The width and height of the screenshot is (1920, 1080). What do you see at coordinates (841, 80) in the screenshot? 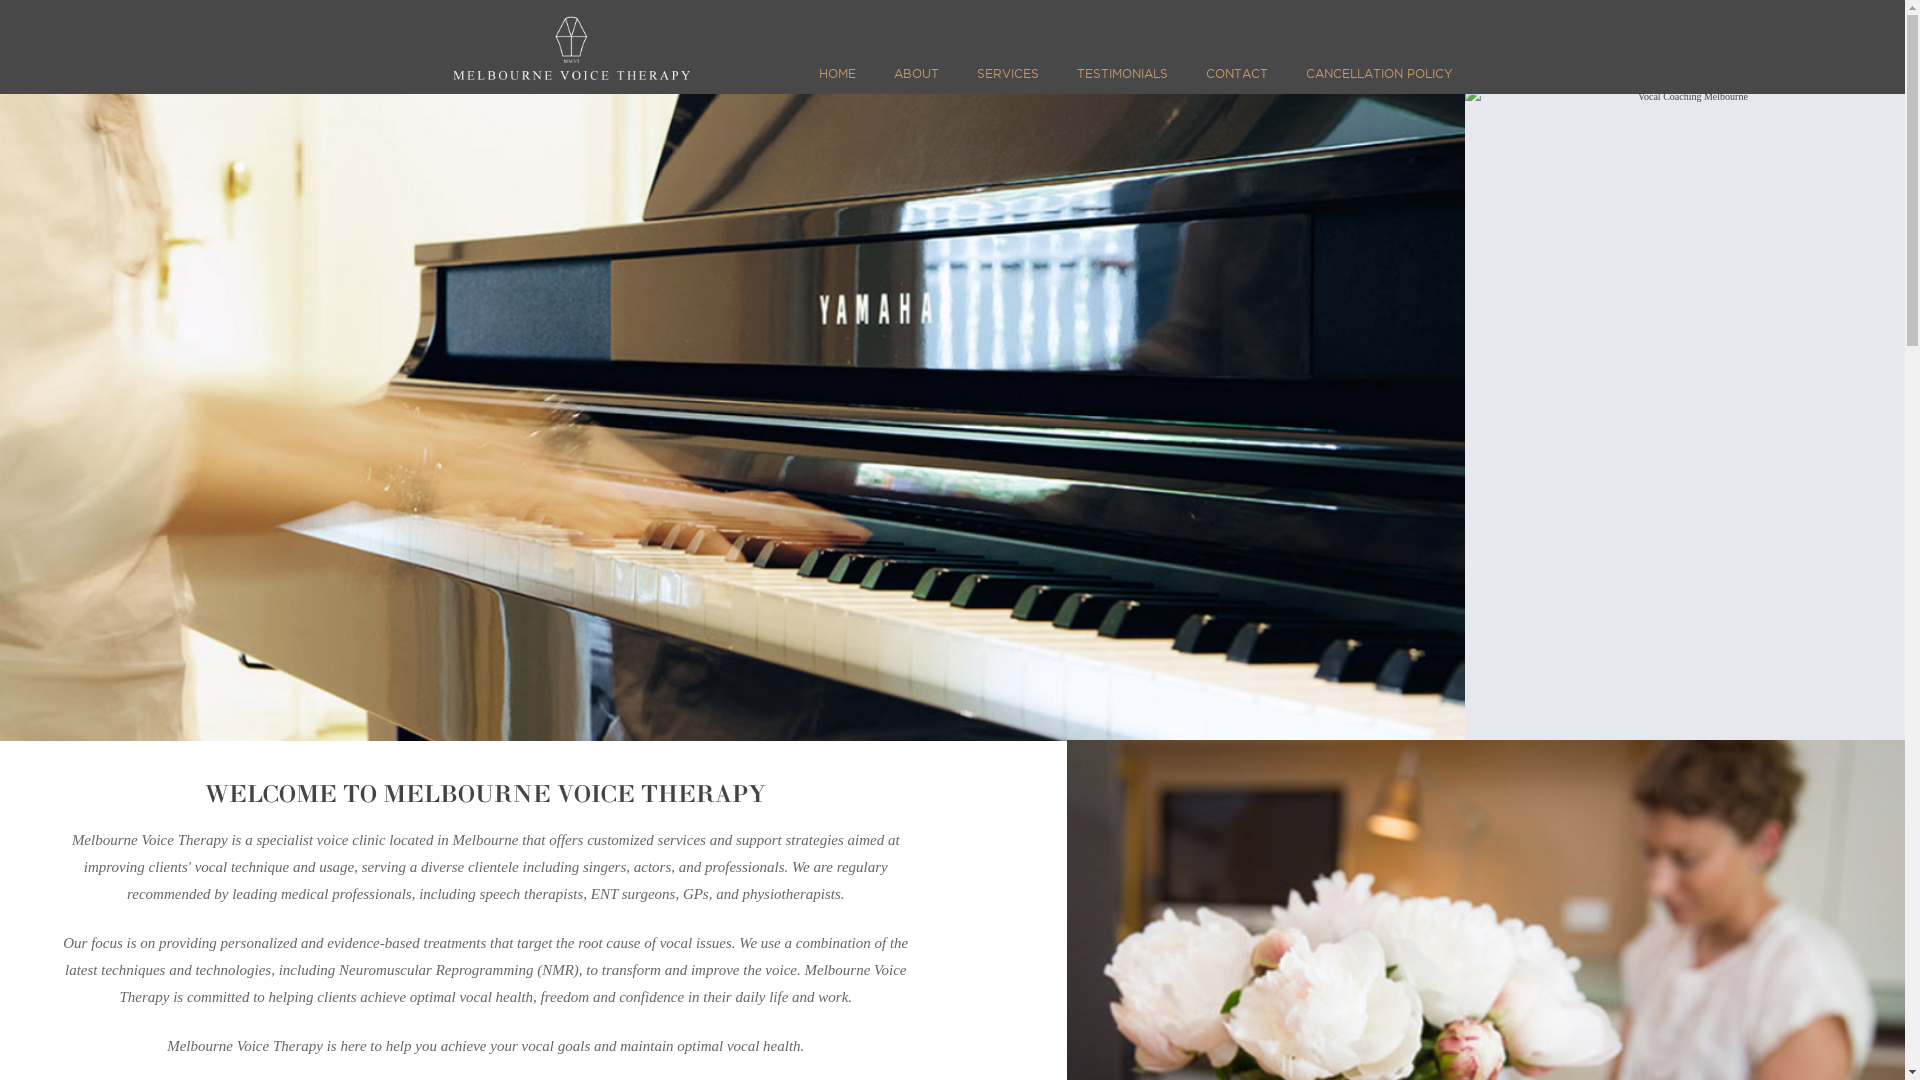
I see `'HOME'` at bounding box center [841, 80].